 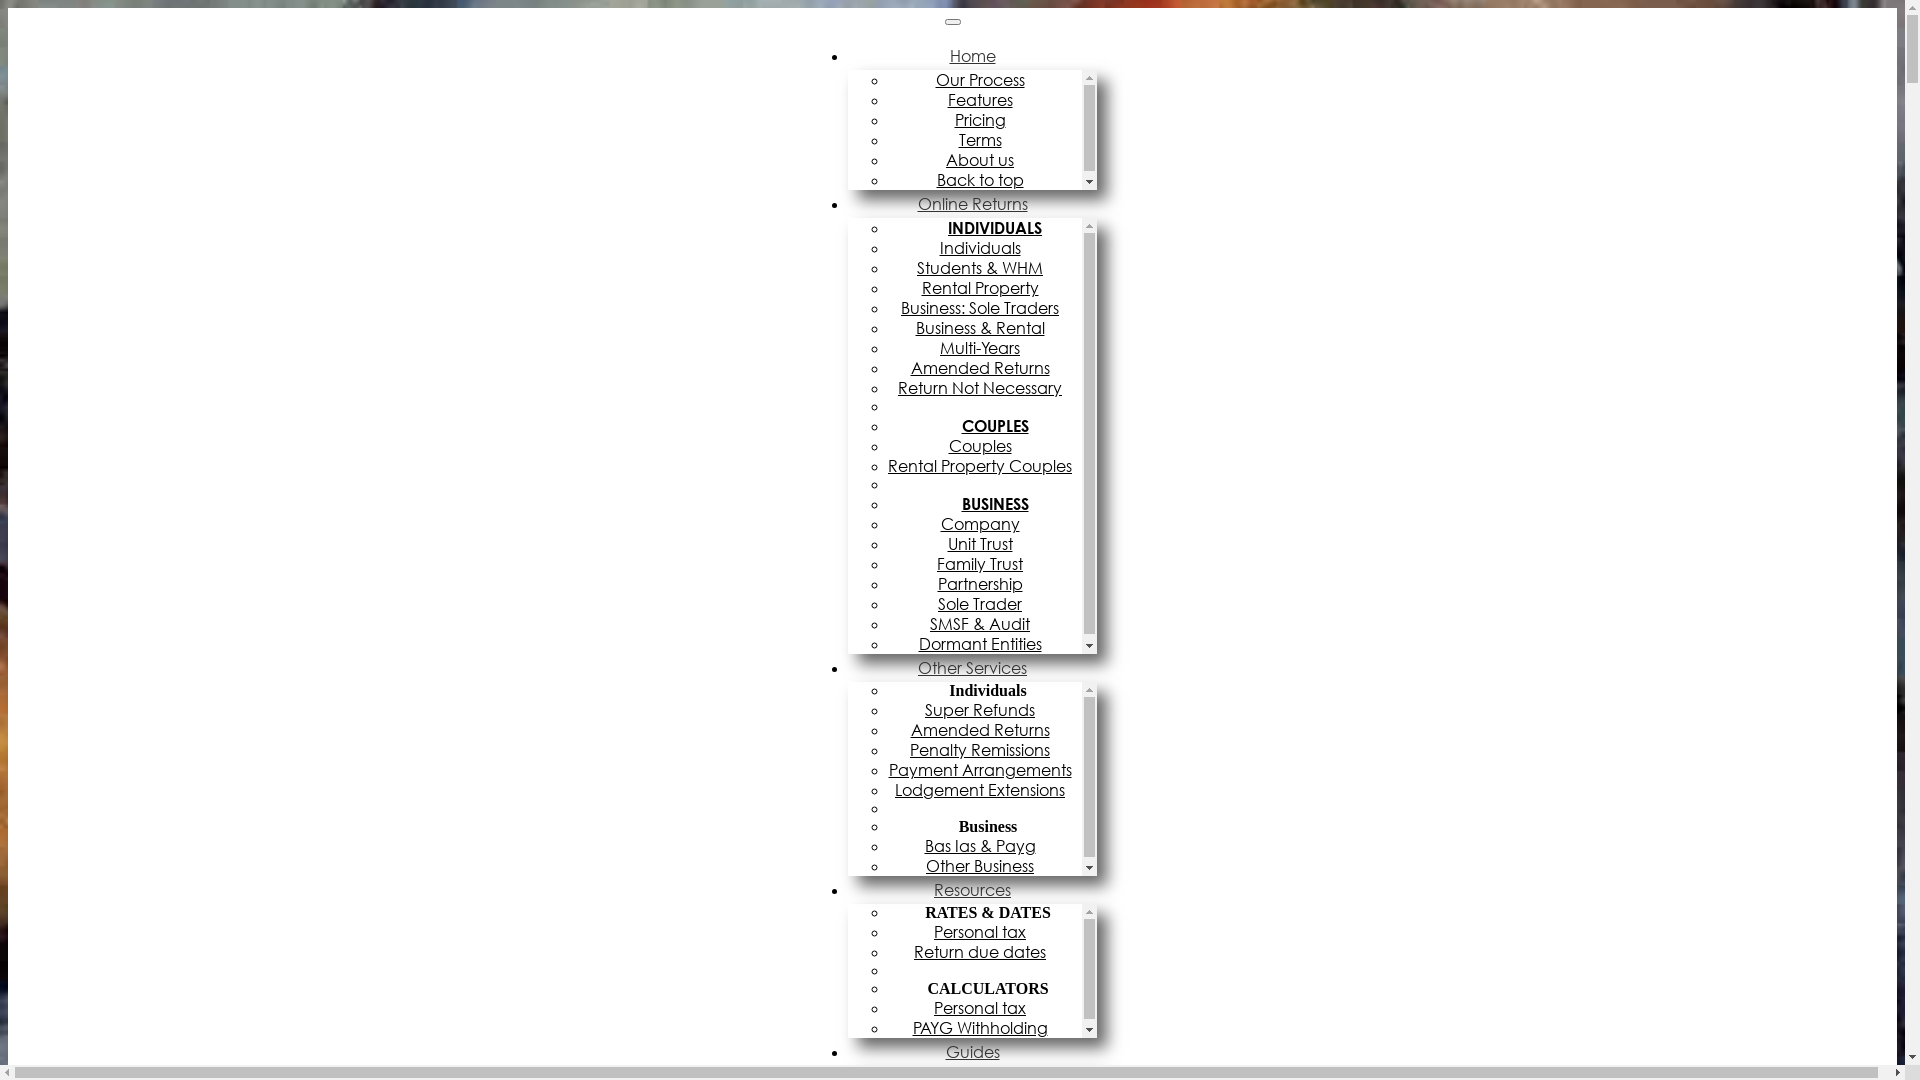 What do you see at coordinates (985, 583) in the screenshot?
I see `'Partnership'` at bounding box center [985, 583].